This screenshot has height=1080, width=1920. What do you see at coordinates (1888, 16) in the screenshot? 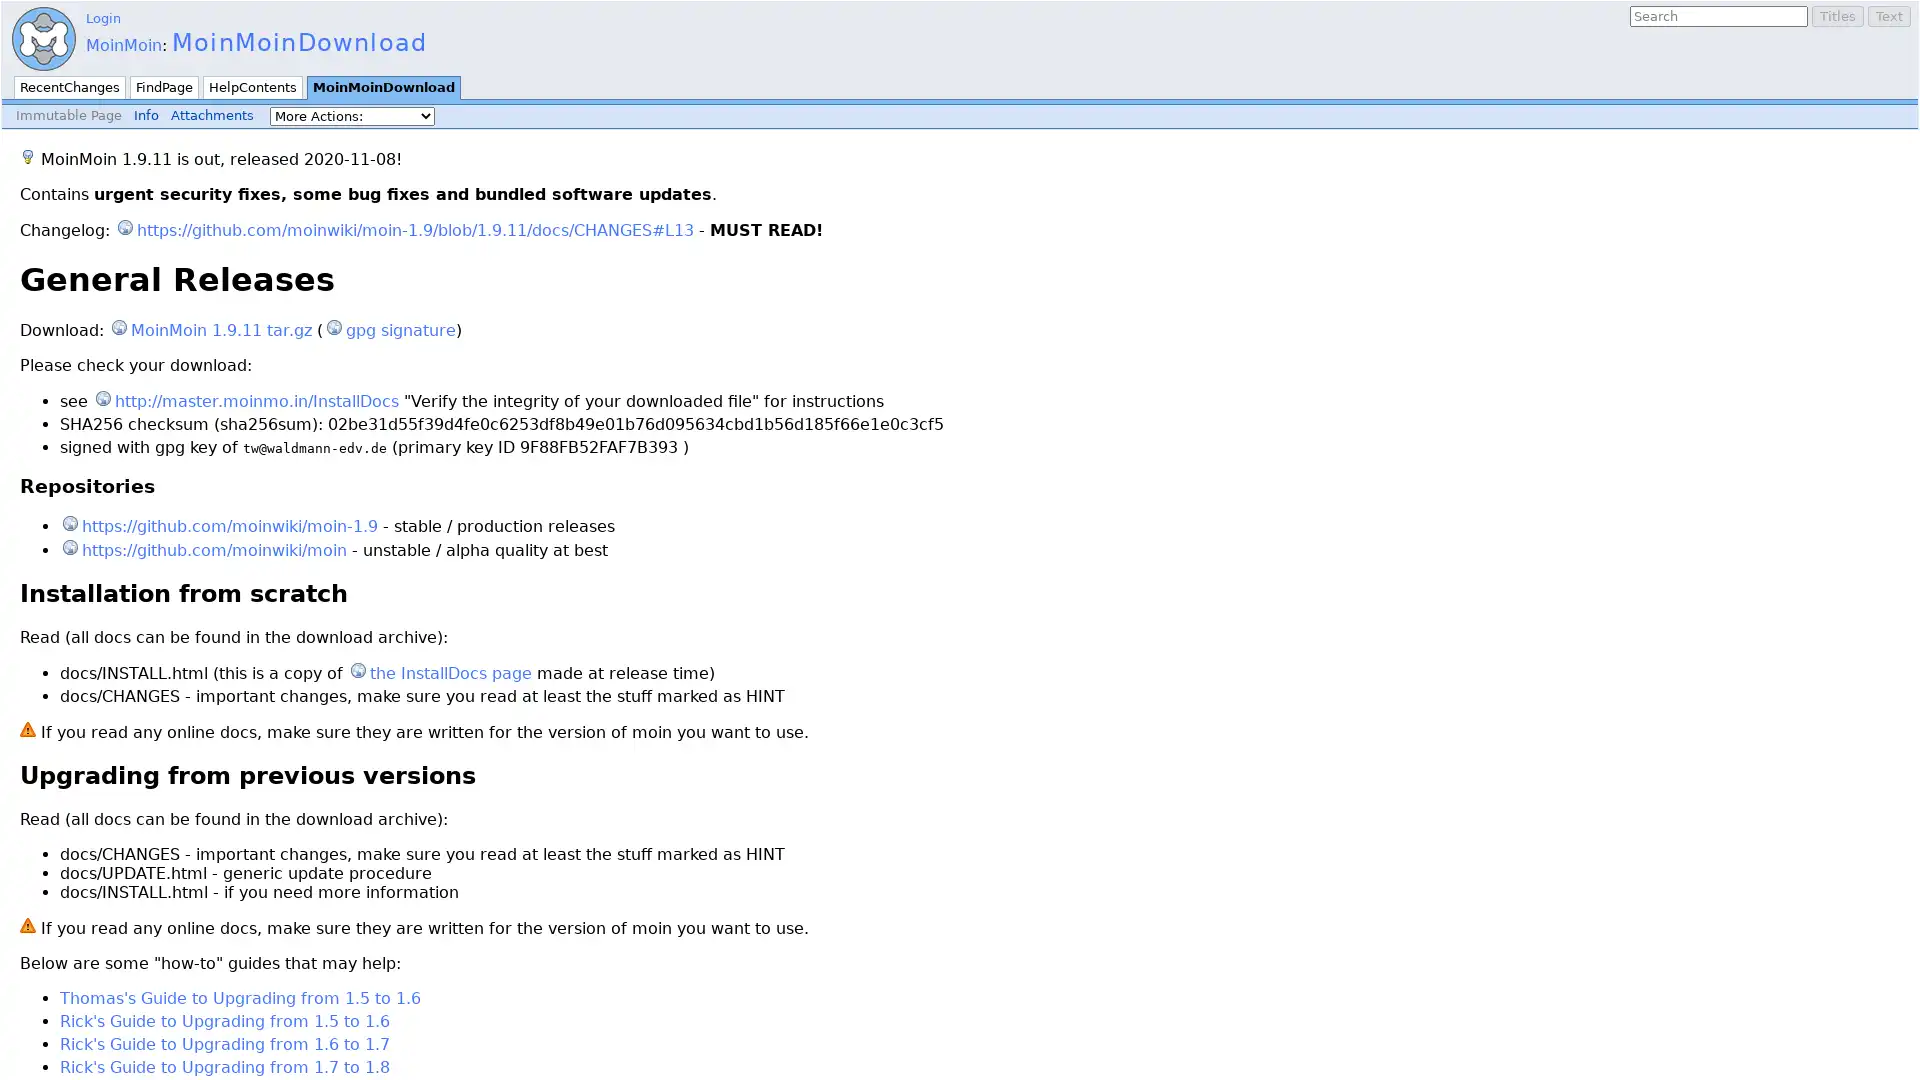
I see `Text` at bounding box center [1888, 16].